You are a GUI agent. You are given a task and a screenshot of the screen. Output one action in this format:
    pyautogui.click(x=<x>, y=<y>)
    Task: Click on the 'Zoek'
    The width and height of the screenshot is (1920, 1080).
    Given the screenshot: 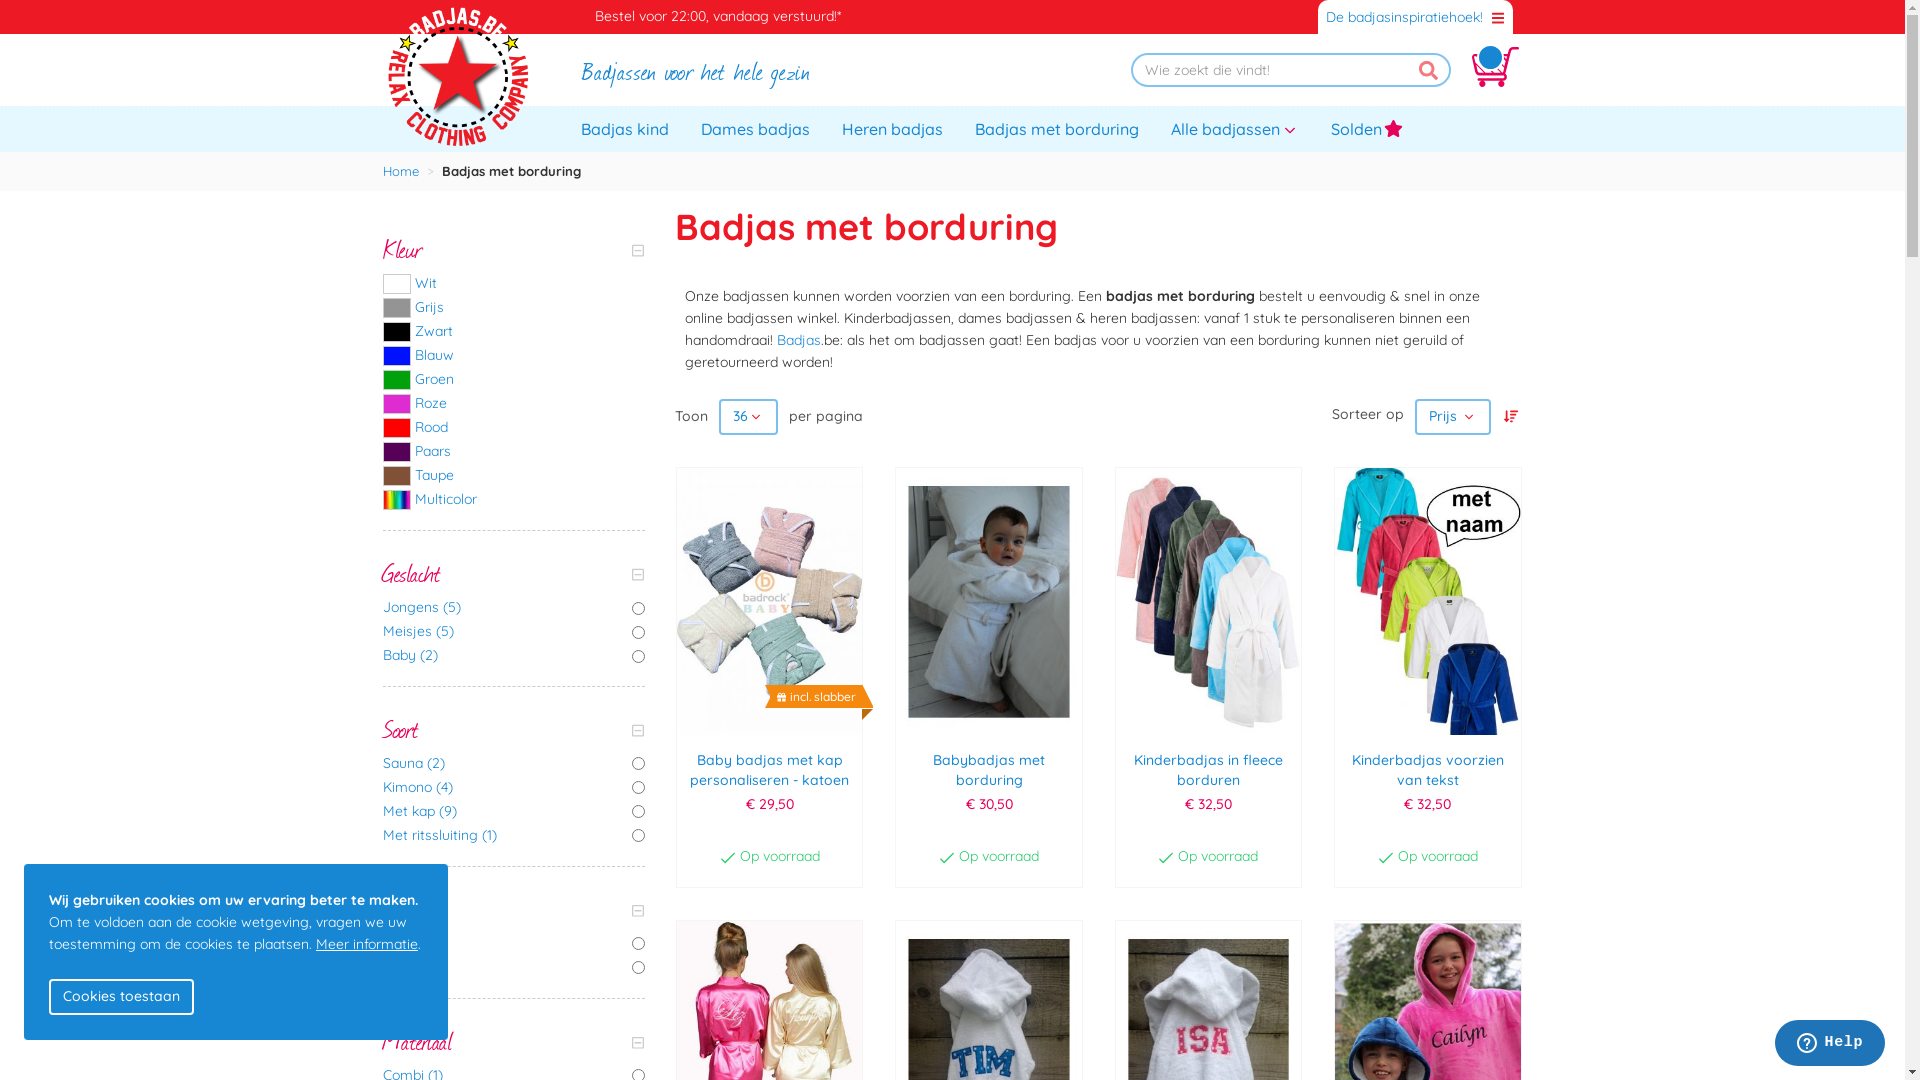 What is the action you would take?
    pyautogui.click(x=1427, y=68)
    